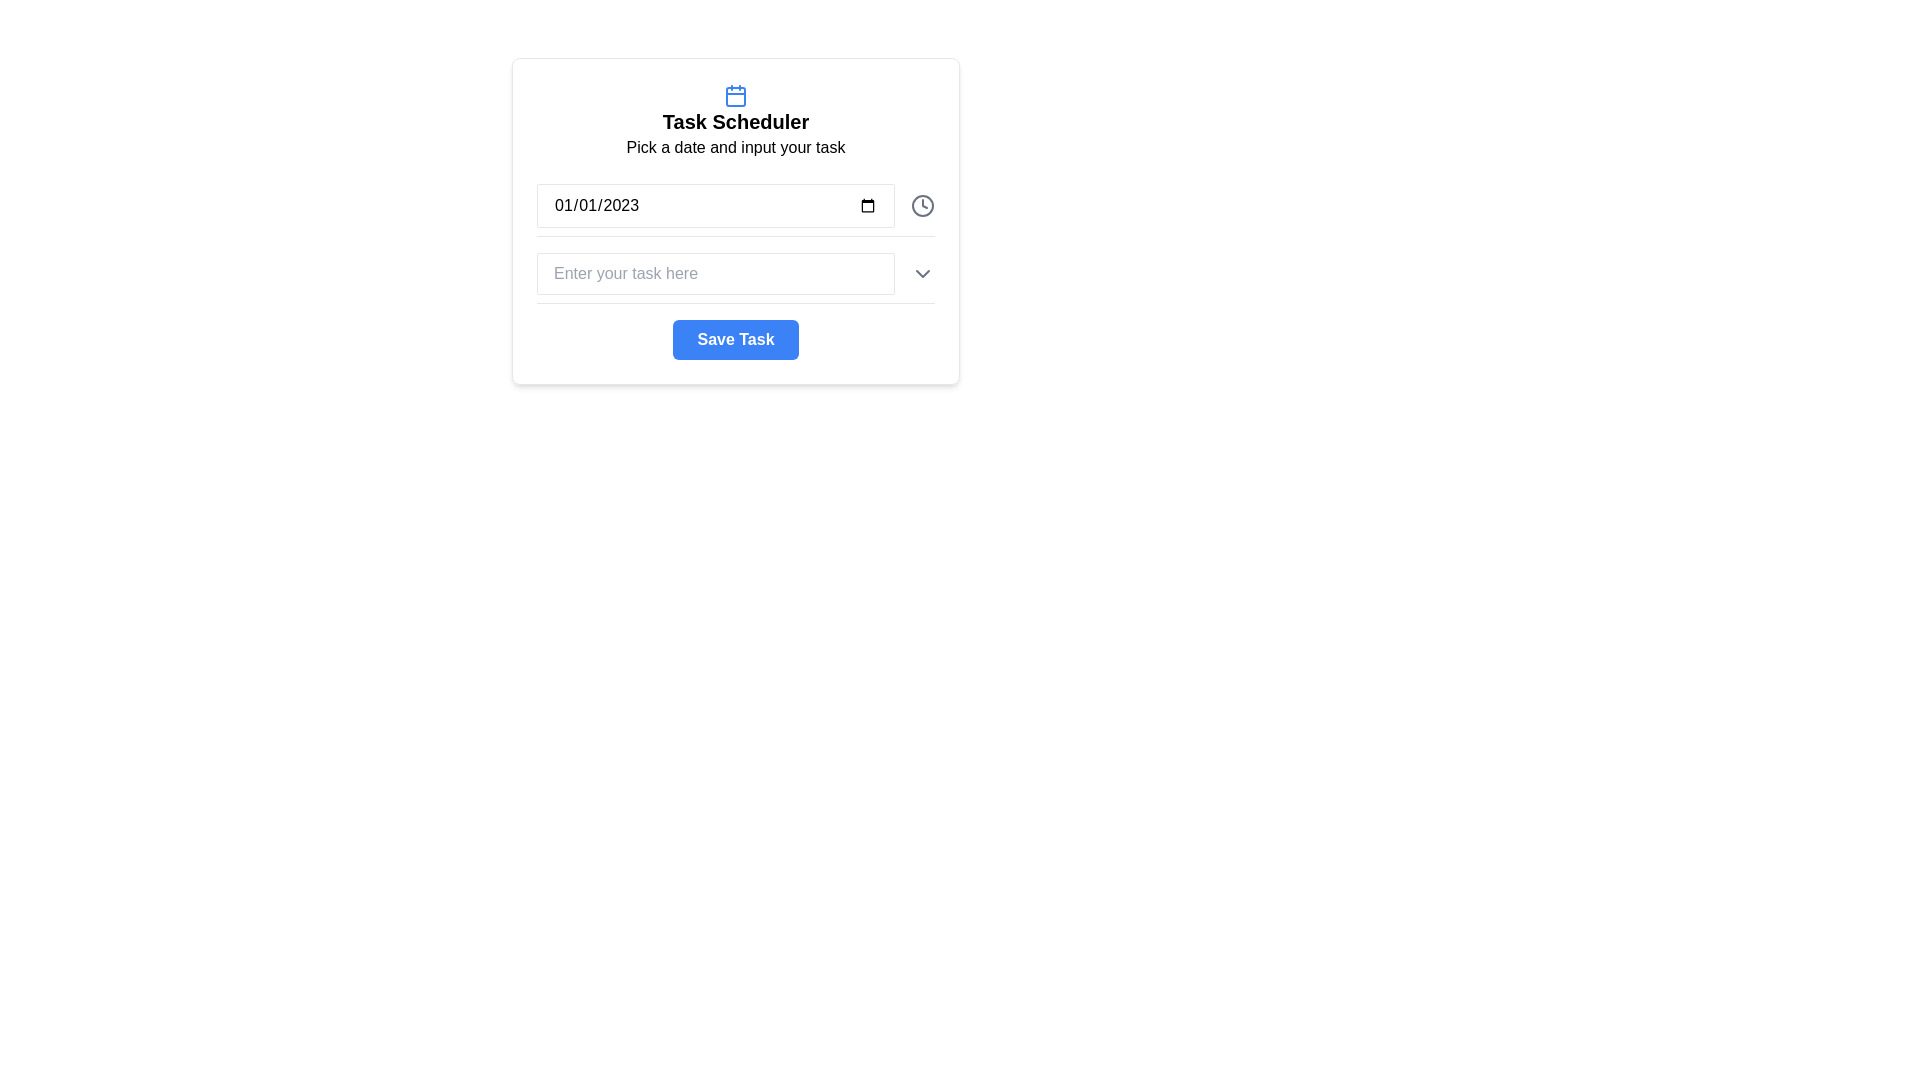  I want to click on the static text label that says 'Pick a date and input your task', which is located beneath the bold title 'Task Scheduler' in the card-style layout, so click(734, 145).